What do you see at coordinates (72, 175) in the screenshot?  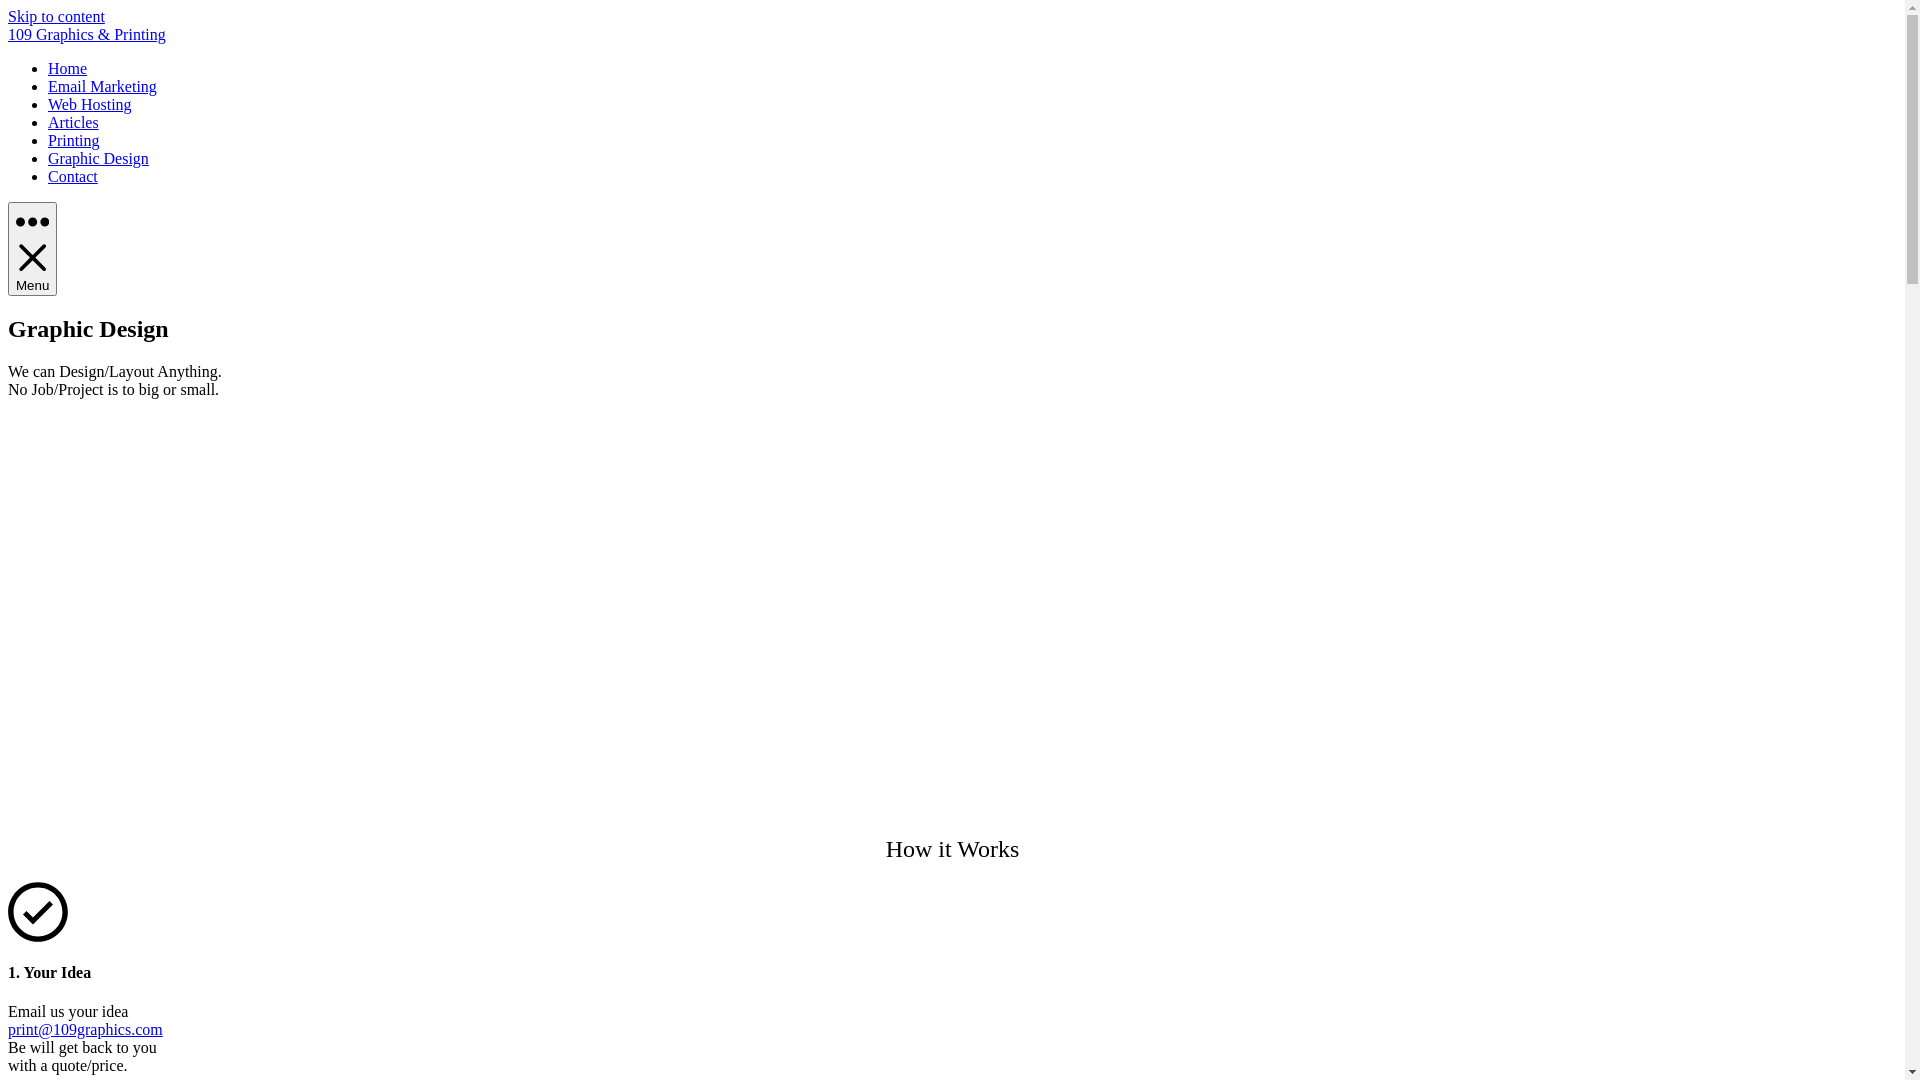 I see `'Contact'` at bounding box center [72, 175].